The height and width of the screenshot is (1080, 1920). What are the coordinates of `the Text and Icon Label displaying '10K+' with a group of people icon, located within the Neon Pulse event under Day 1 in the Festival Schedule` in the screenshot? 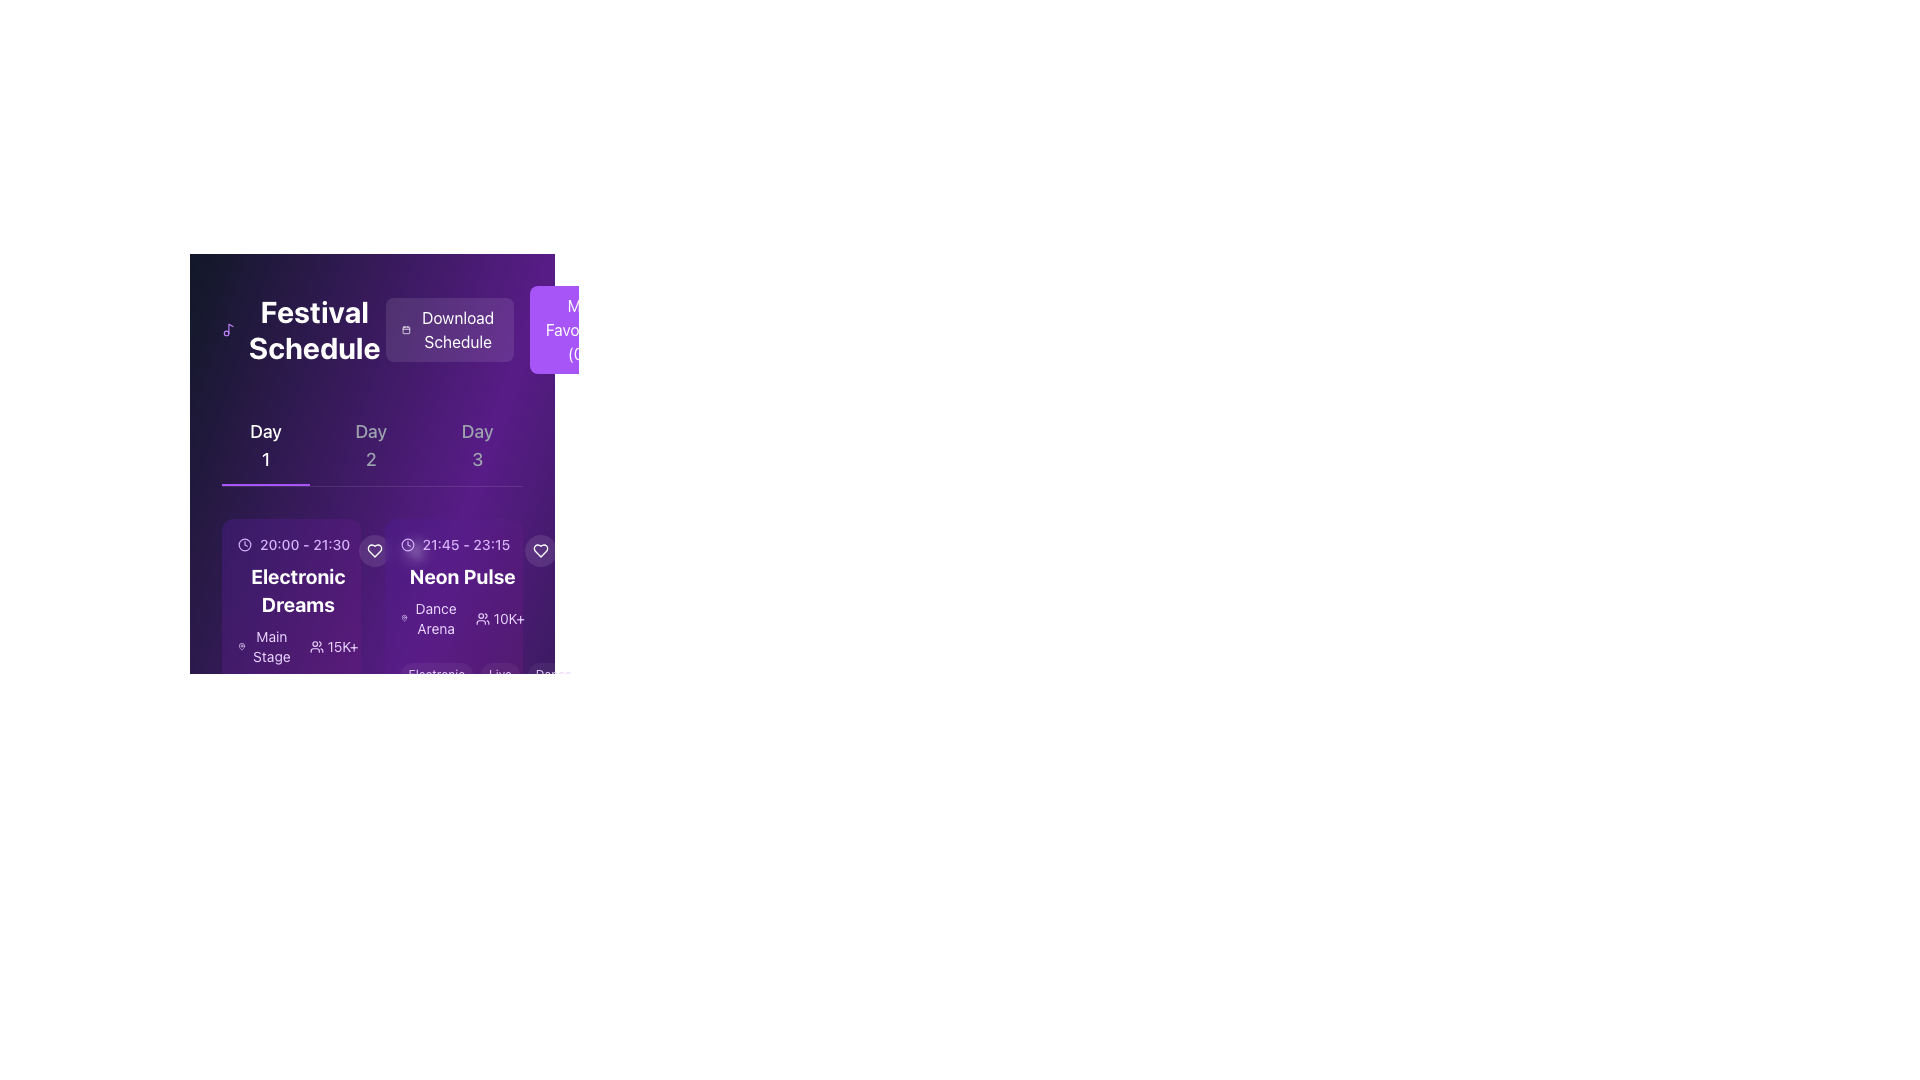 It's located at (500, 617).